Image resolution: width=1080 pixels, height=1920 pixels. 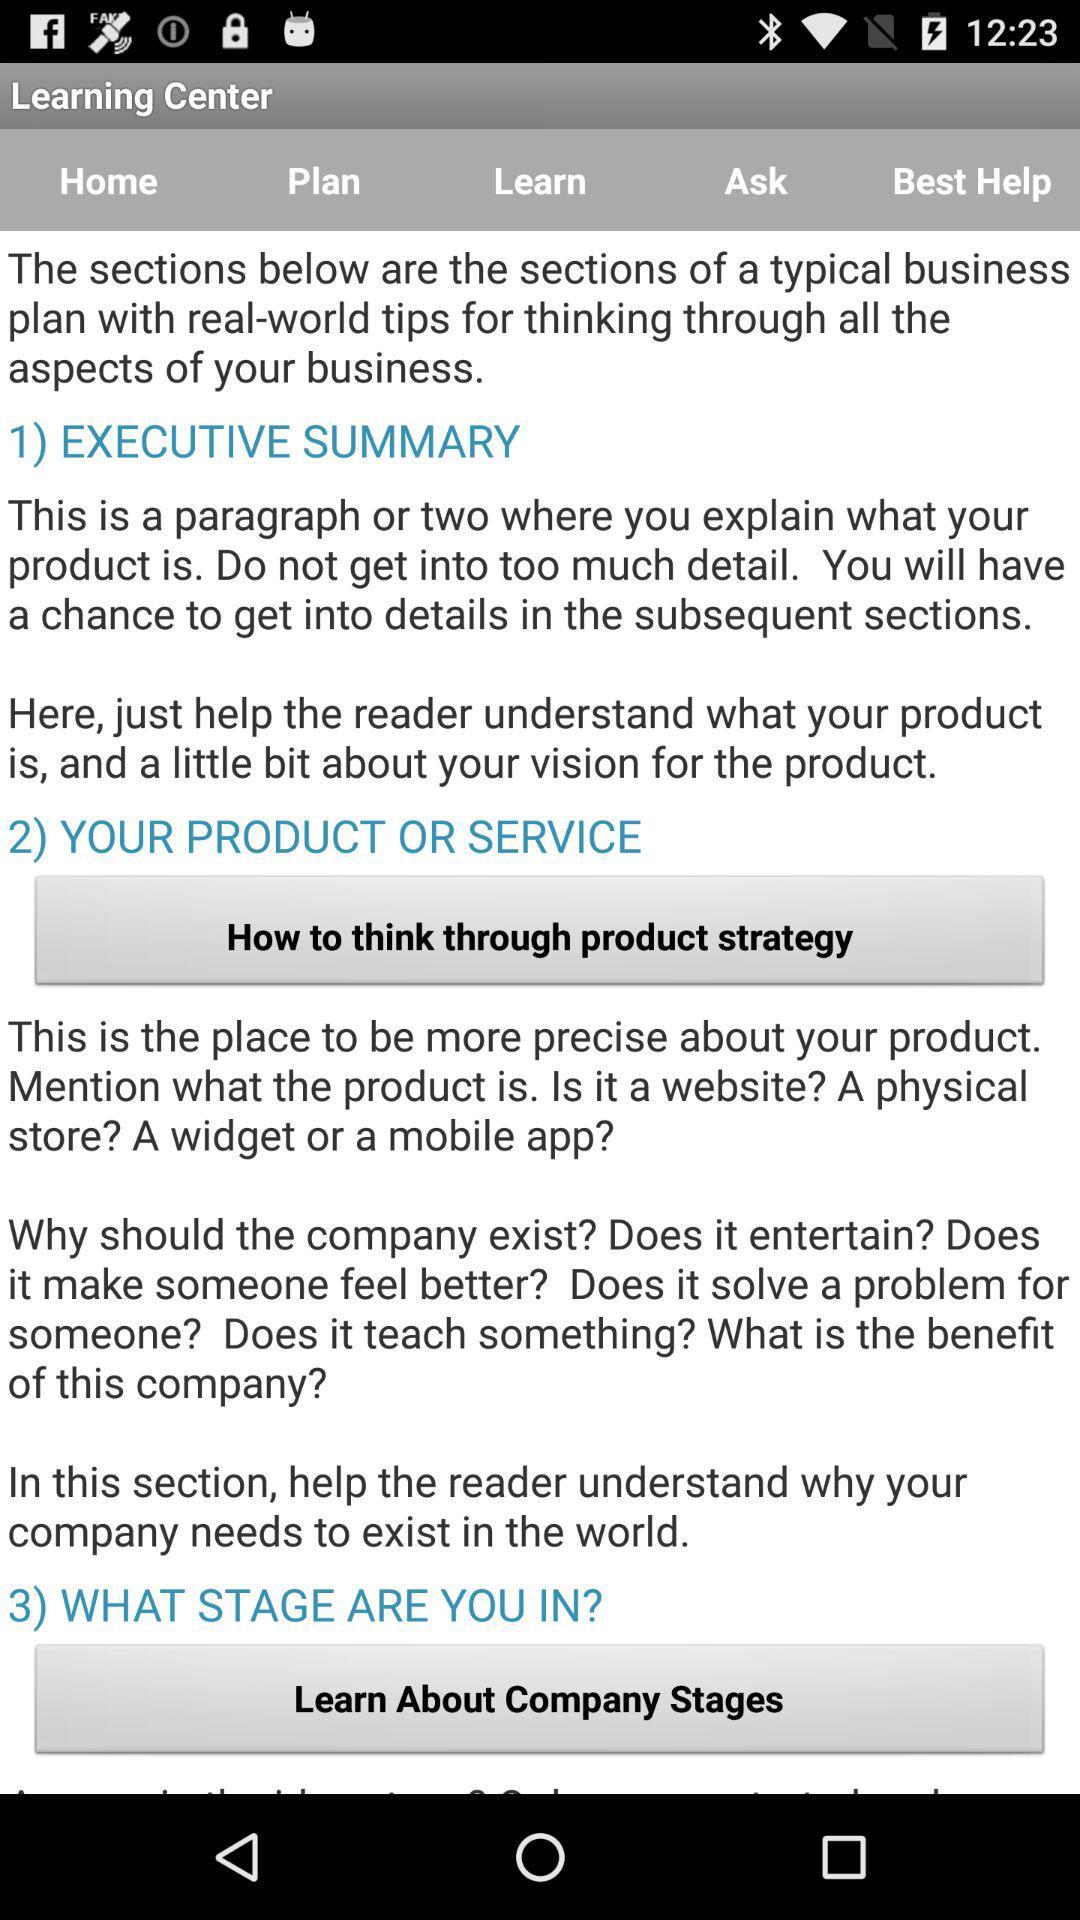 What do you see at coordinates (756, 180) in the screenshot?
I see `ask icon` at bounding box center [756, 180].